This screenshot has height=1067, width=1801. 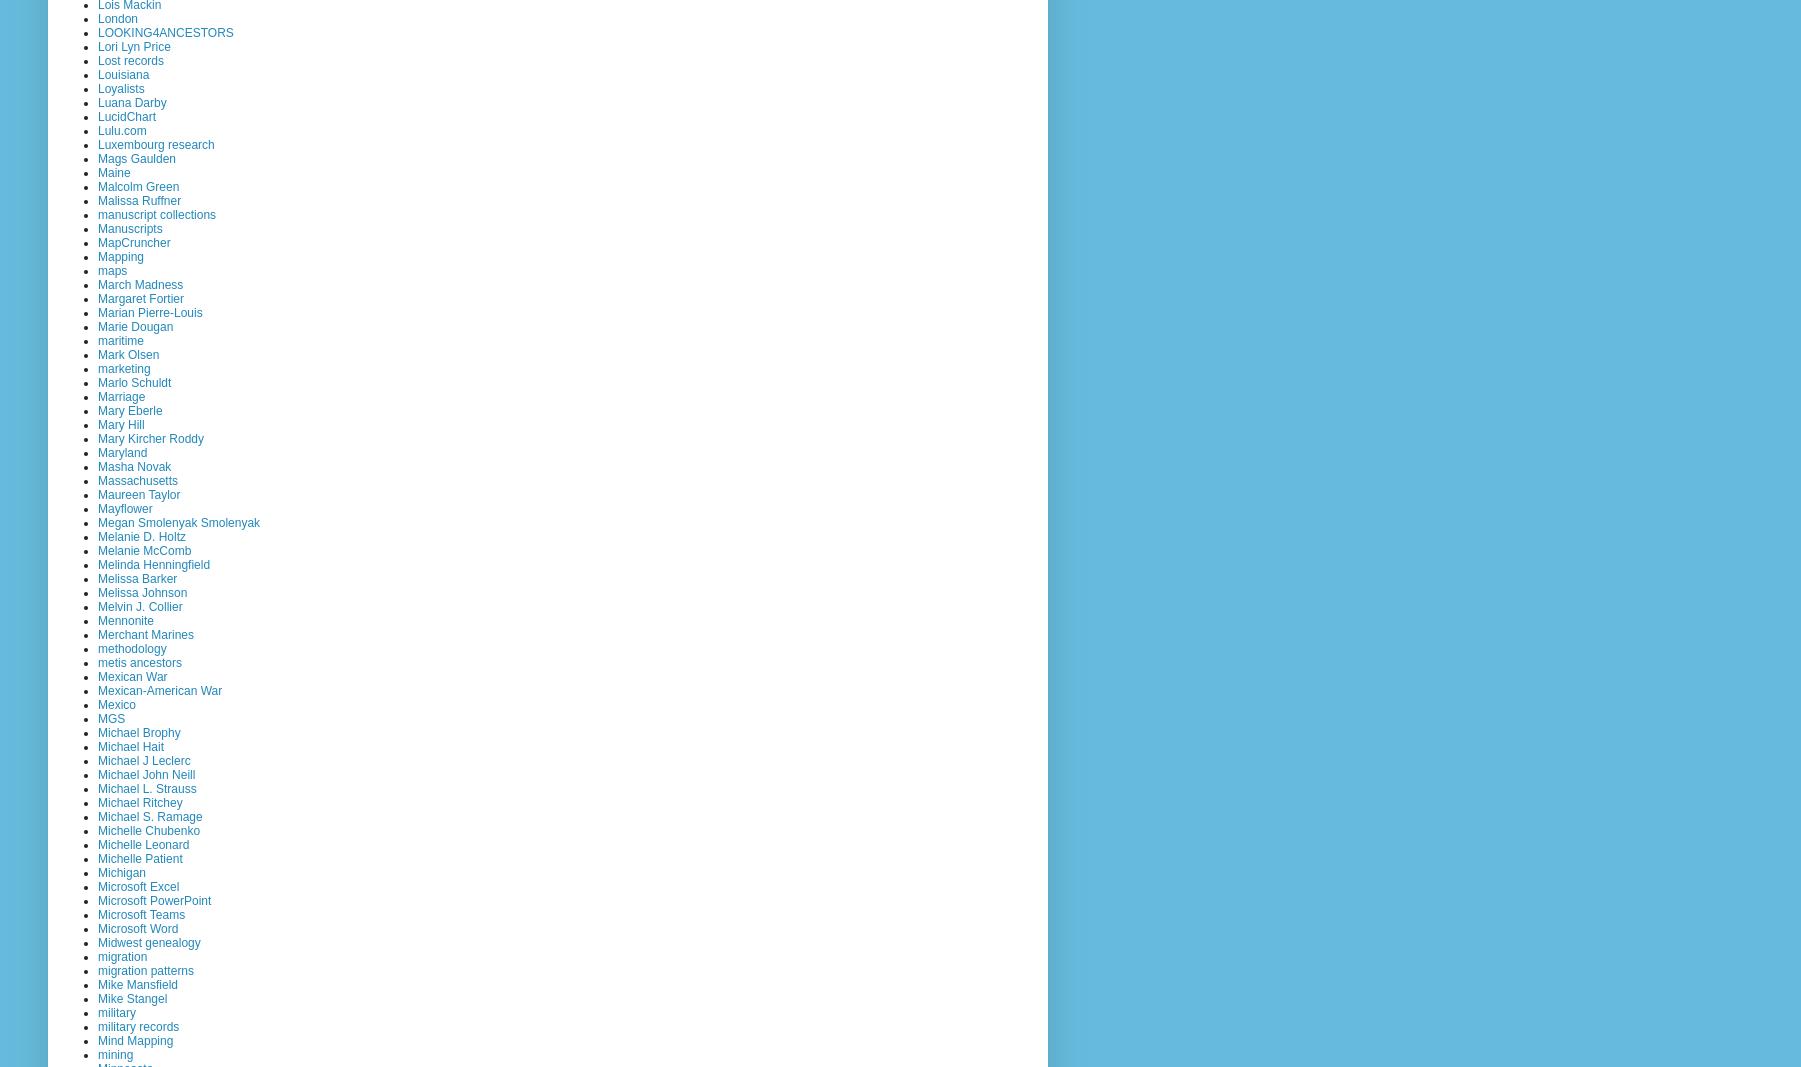 What do you see at coordinates (139, 856) in the screenshot?
I see `'Michelle Patient'` at bounding box center [139, 856].